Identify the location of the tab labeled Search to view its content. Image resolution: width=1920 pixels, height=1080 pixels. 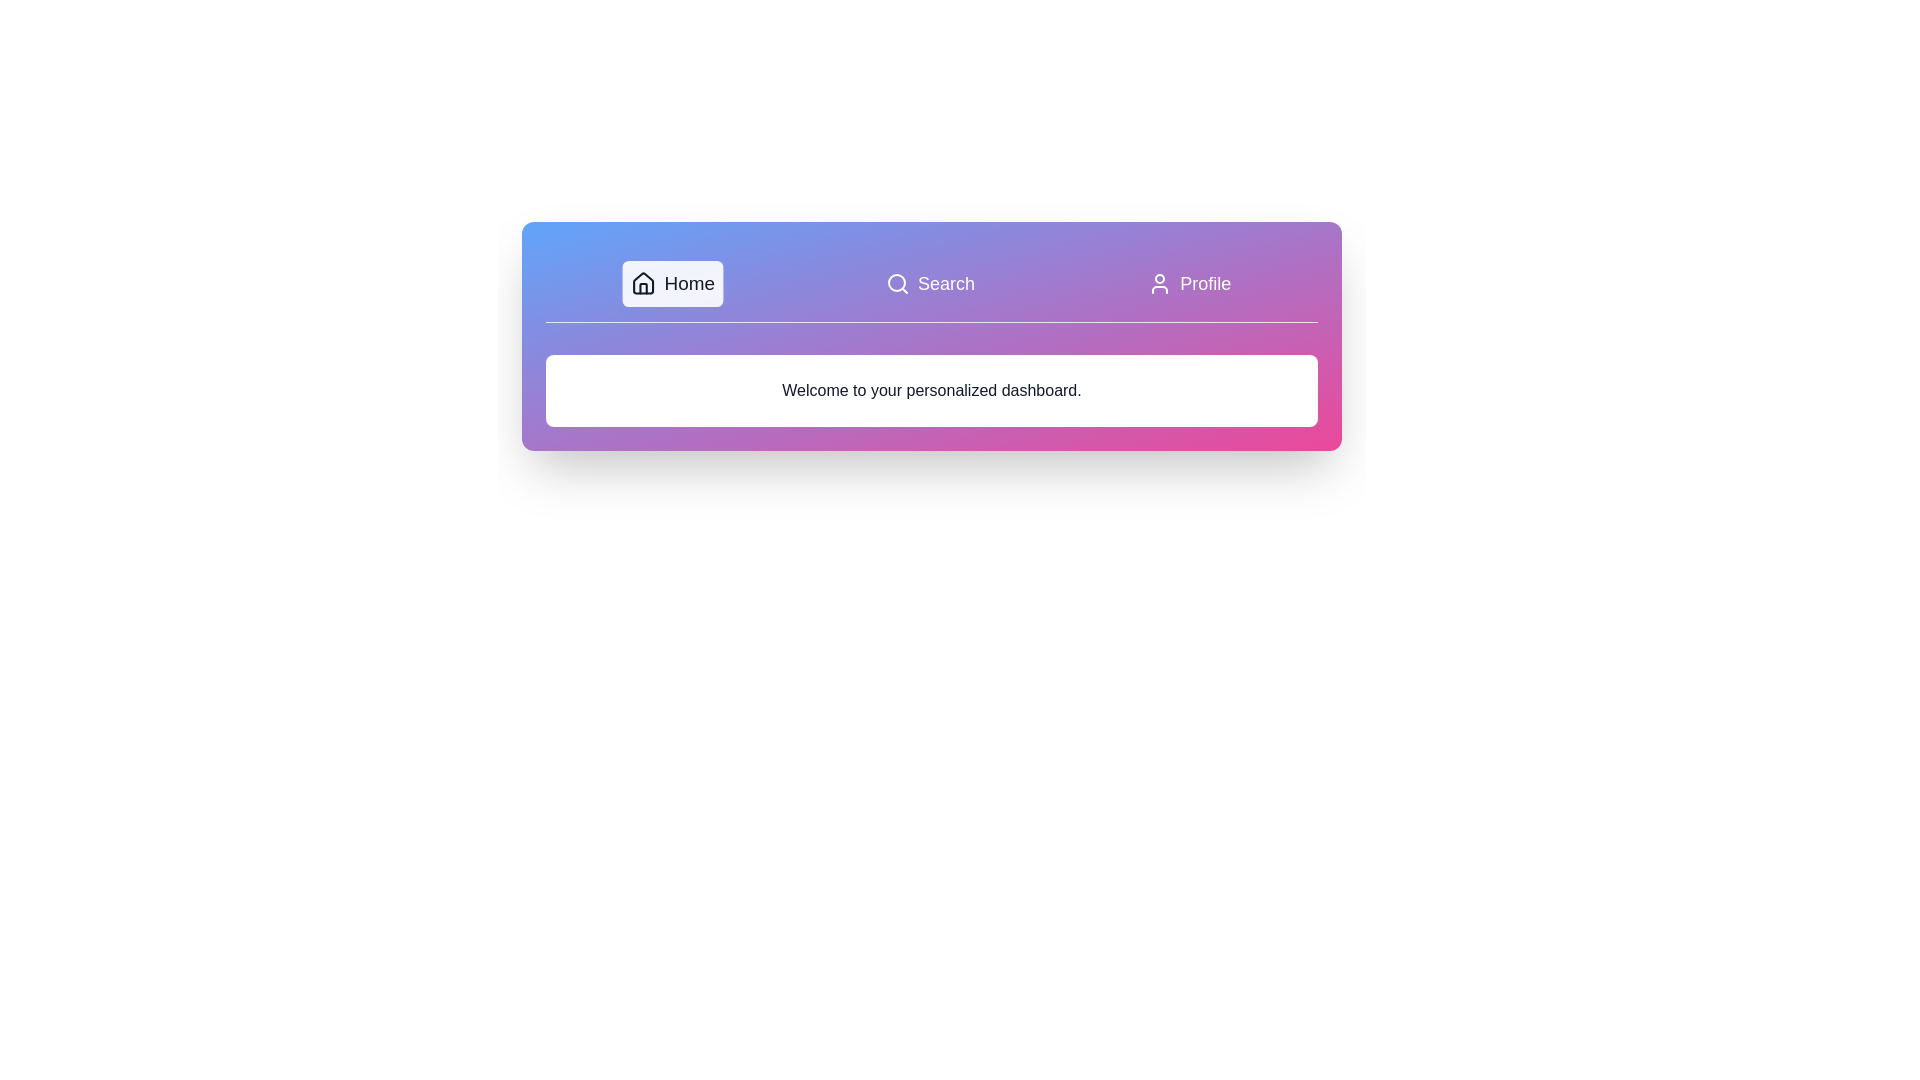
(929, 284).